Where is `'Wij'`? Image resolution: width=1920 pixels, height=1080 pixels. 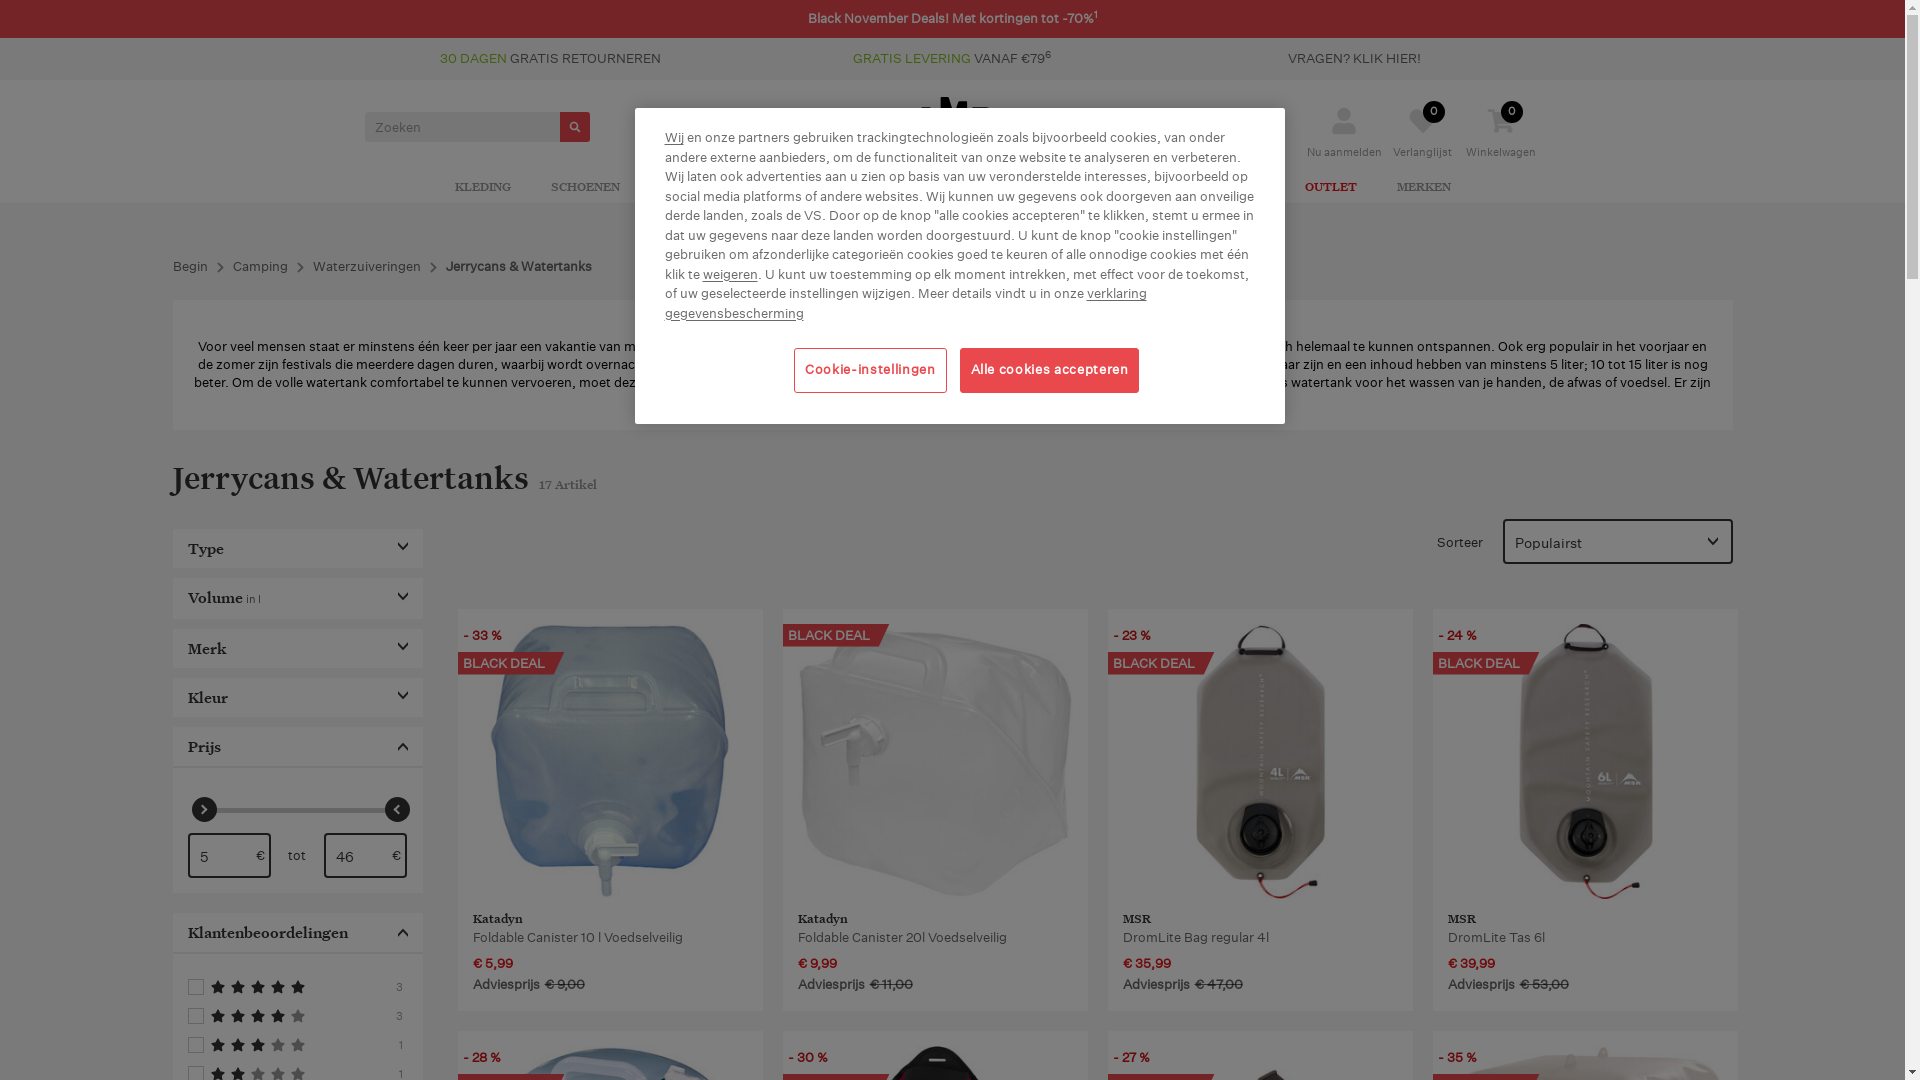
'Wij' is located at coordinates (673, 136).